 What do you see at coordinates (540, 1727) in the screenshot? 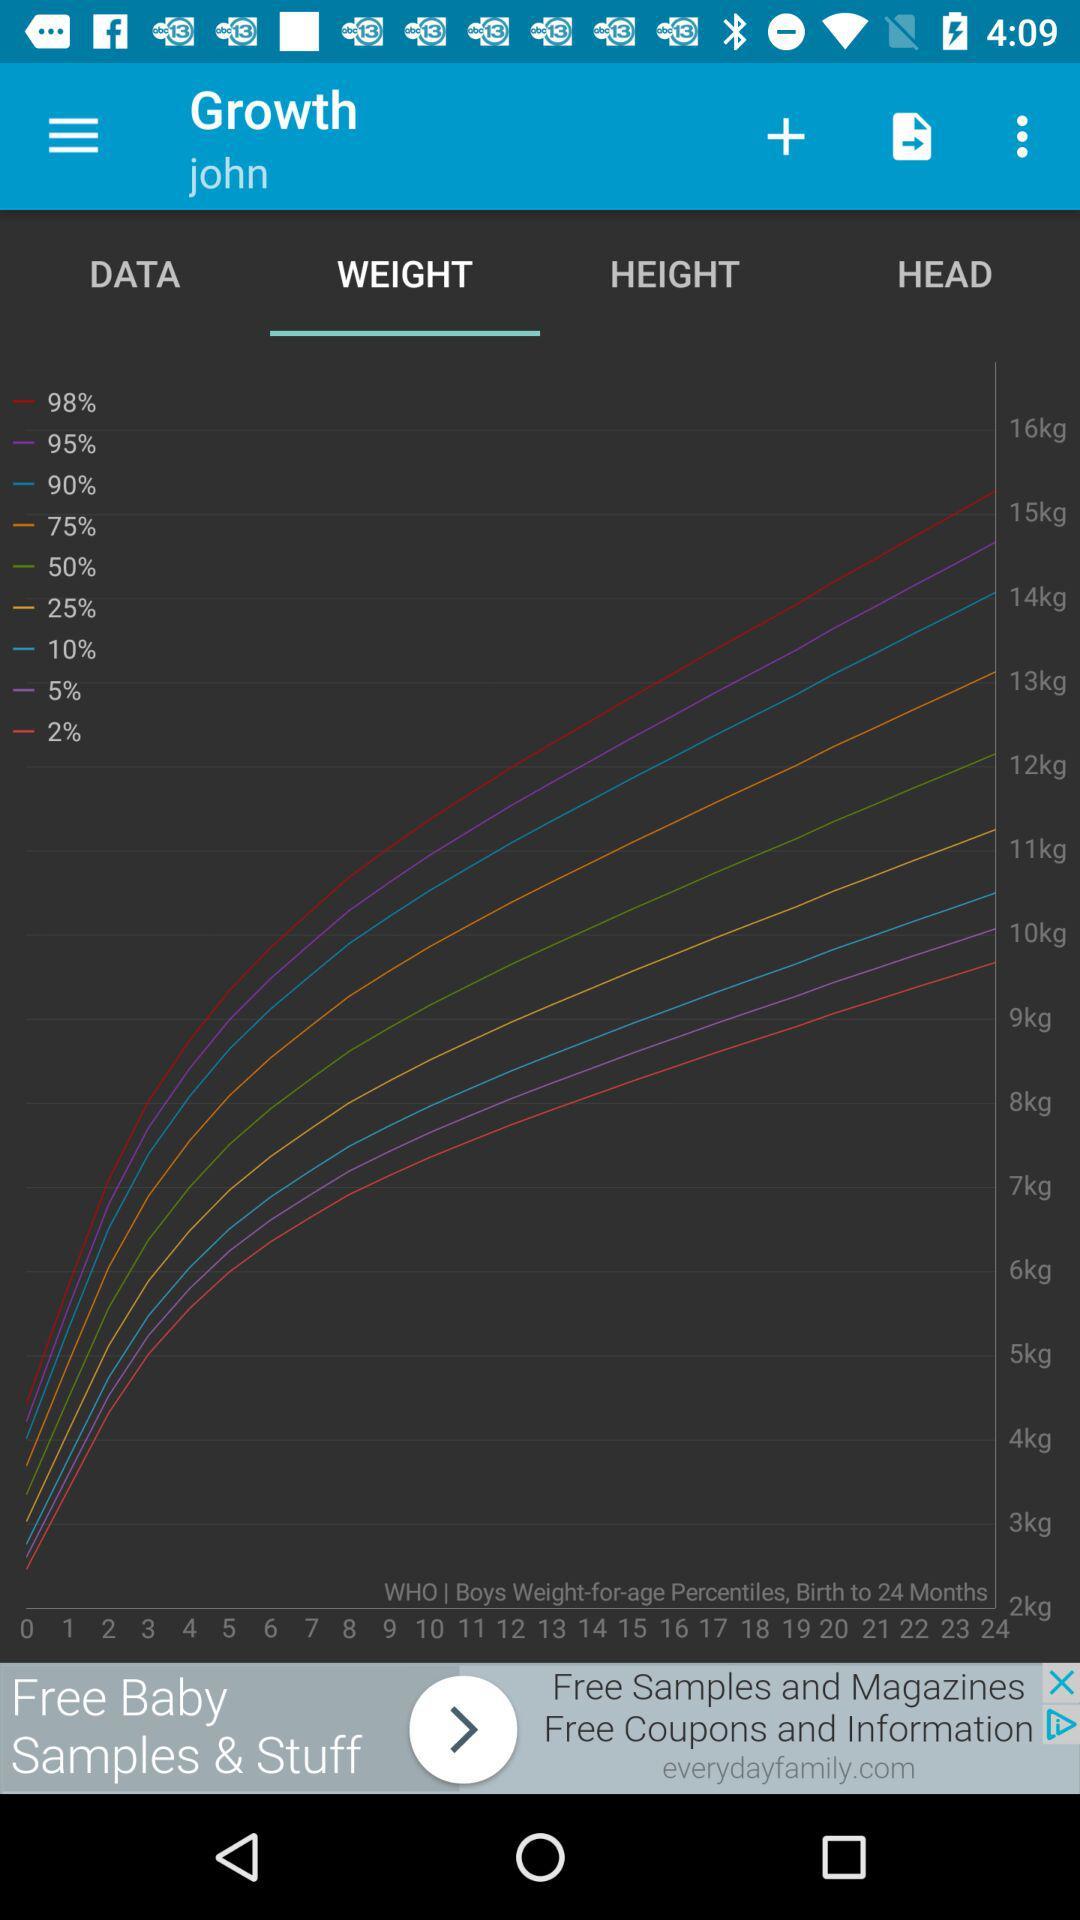
I see `advertisement` at bounding box center [540, 1727].